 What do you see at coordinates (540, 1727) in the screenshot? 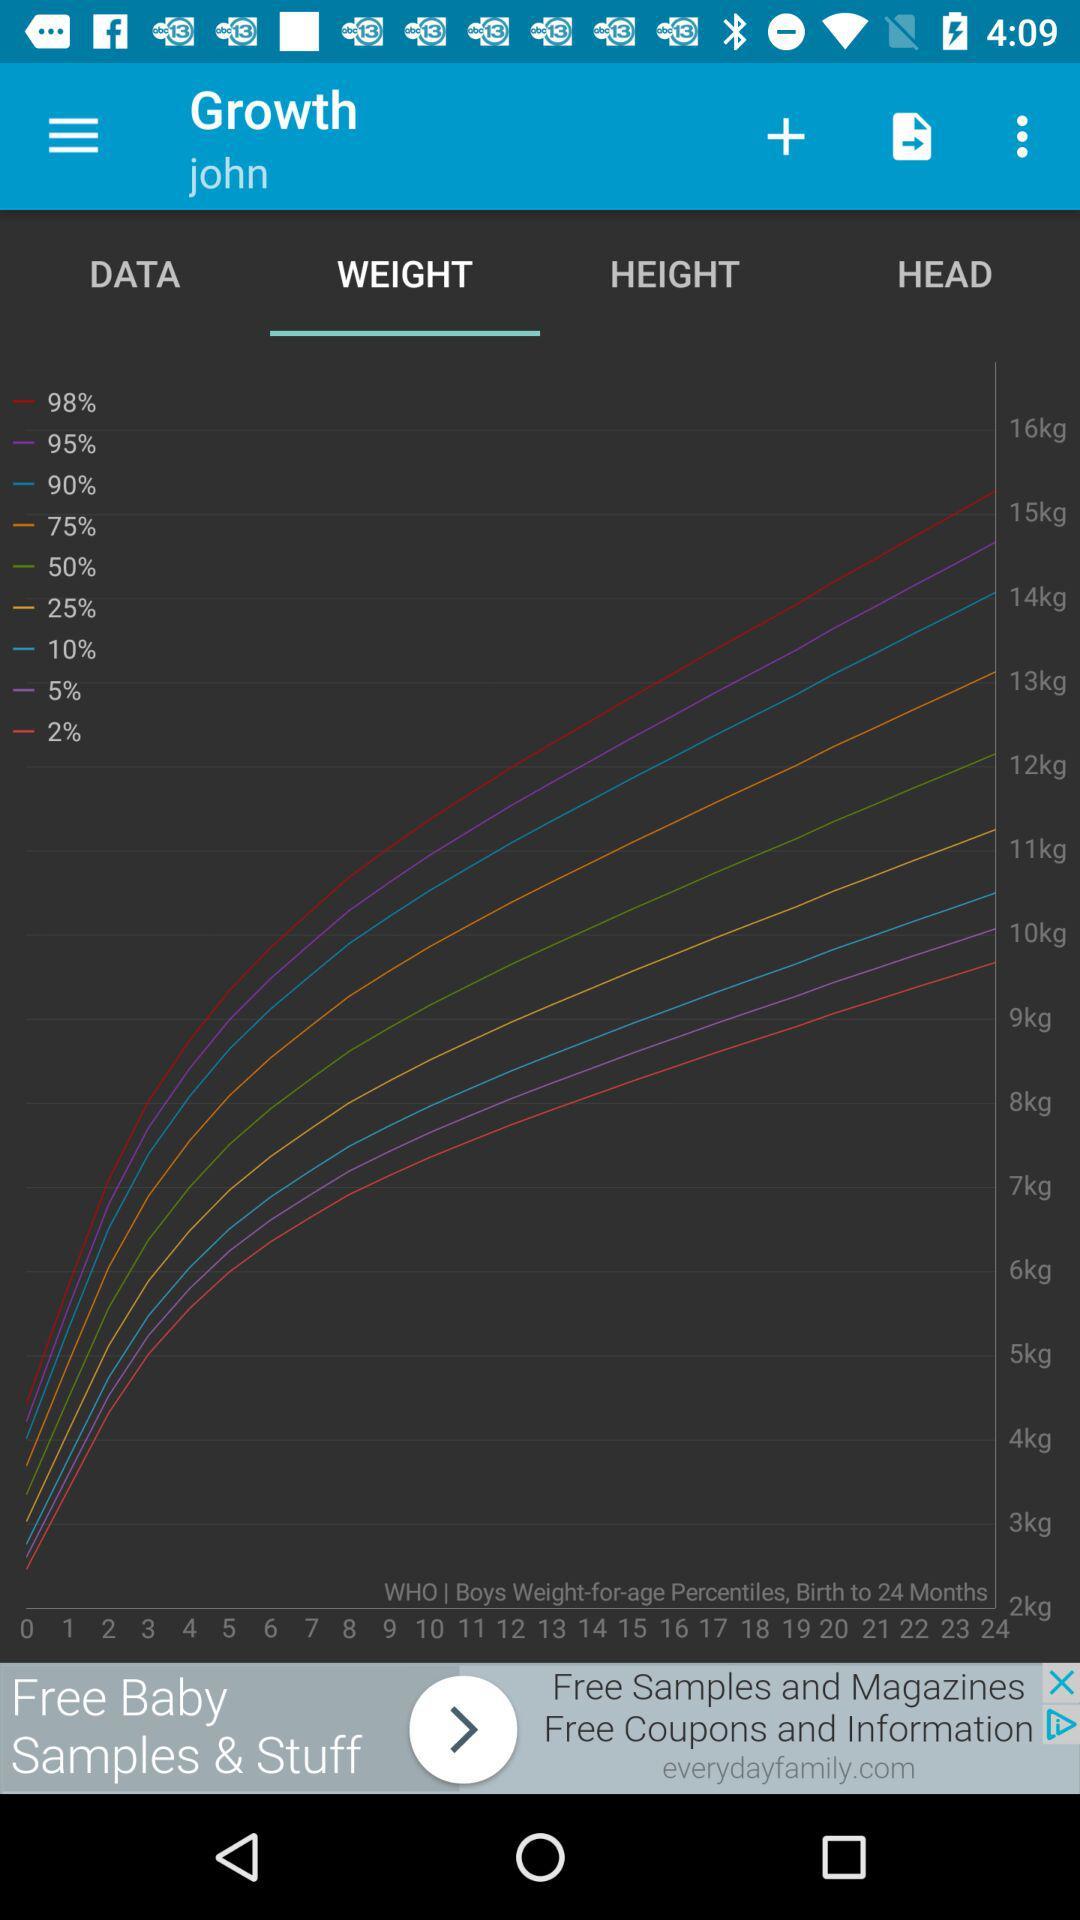
I see `advertisement` at bounding box center [540, 1727].